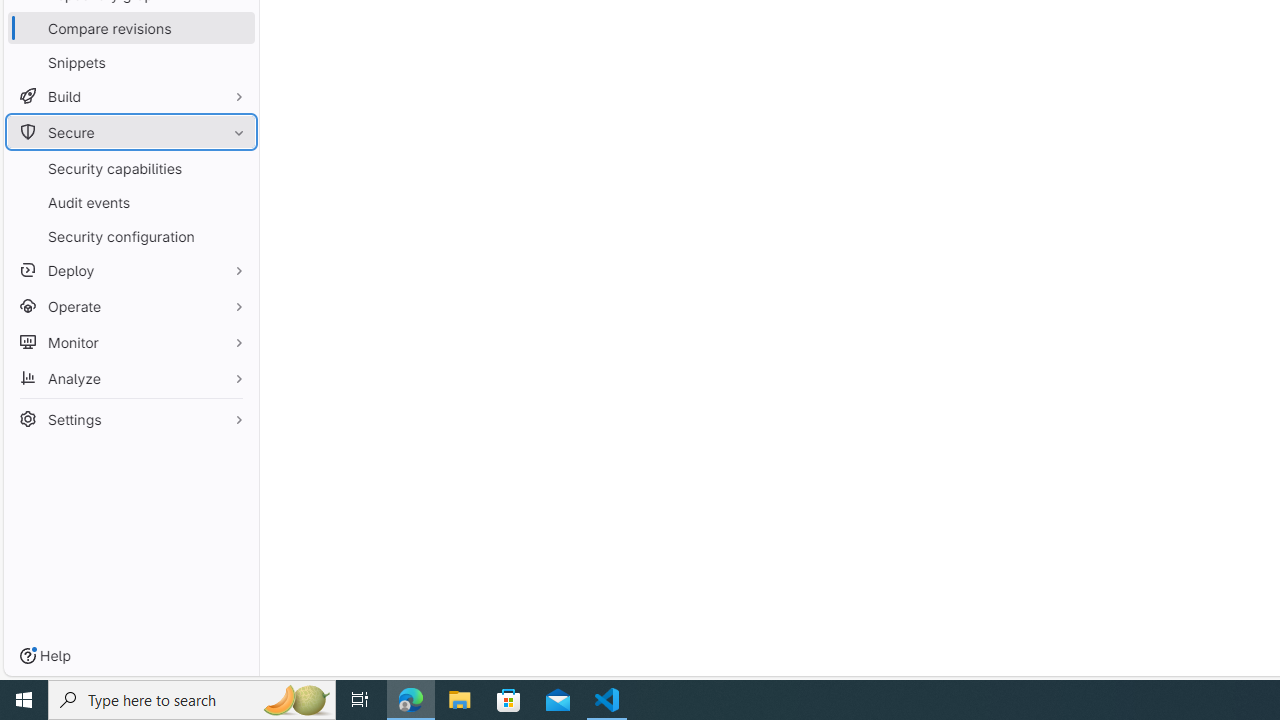 The width and height of the screenshot is (1280, 720). I want to click on 'Snippets', so click(130, 61).